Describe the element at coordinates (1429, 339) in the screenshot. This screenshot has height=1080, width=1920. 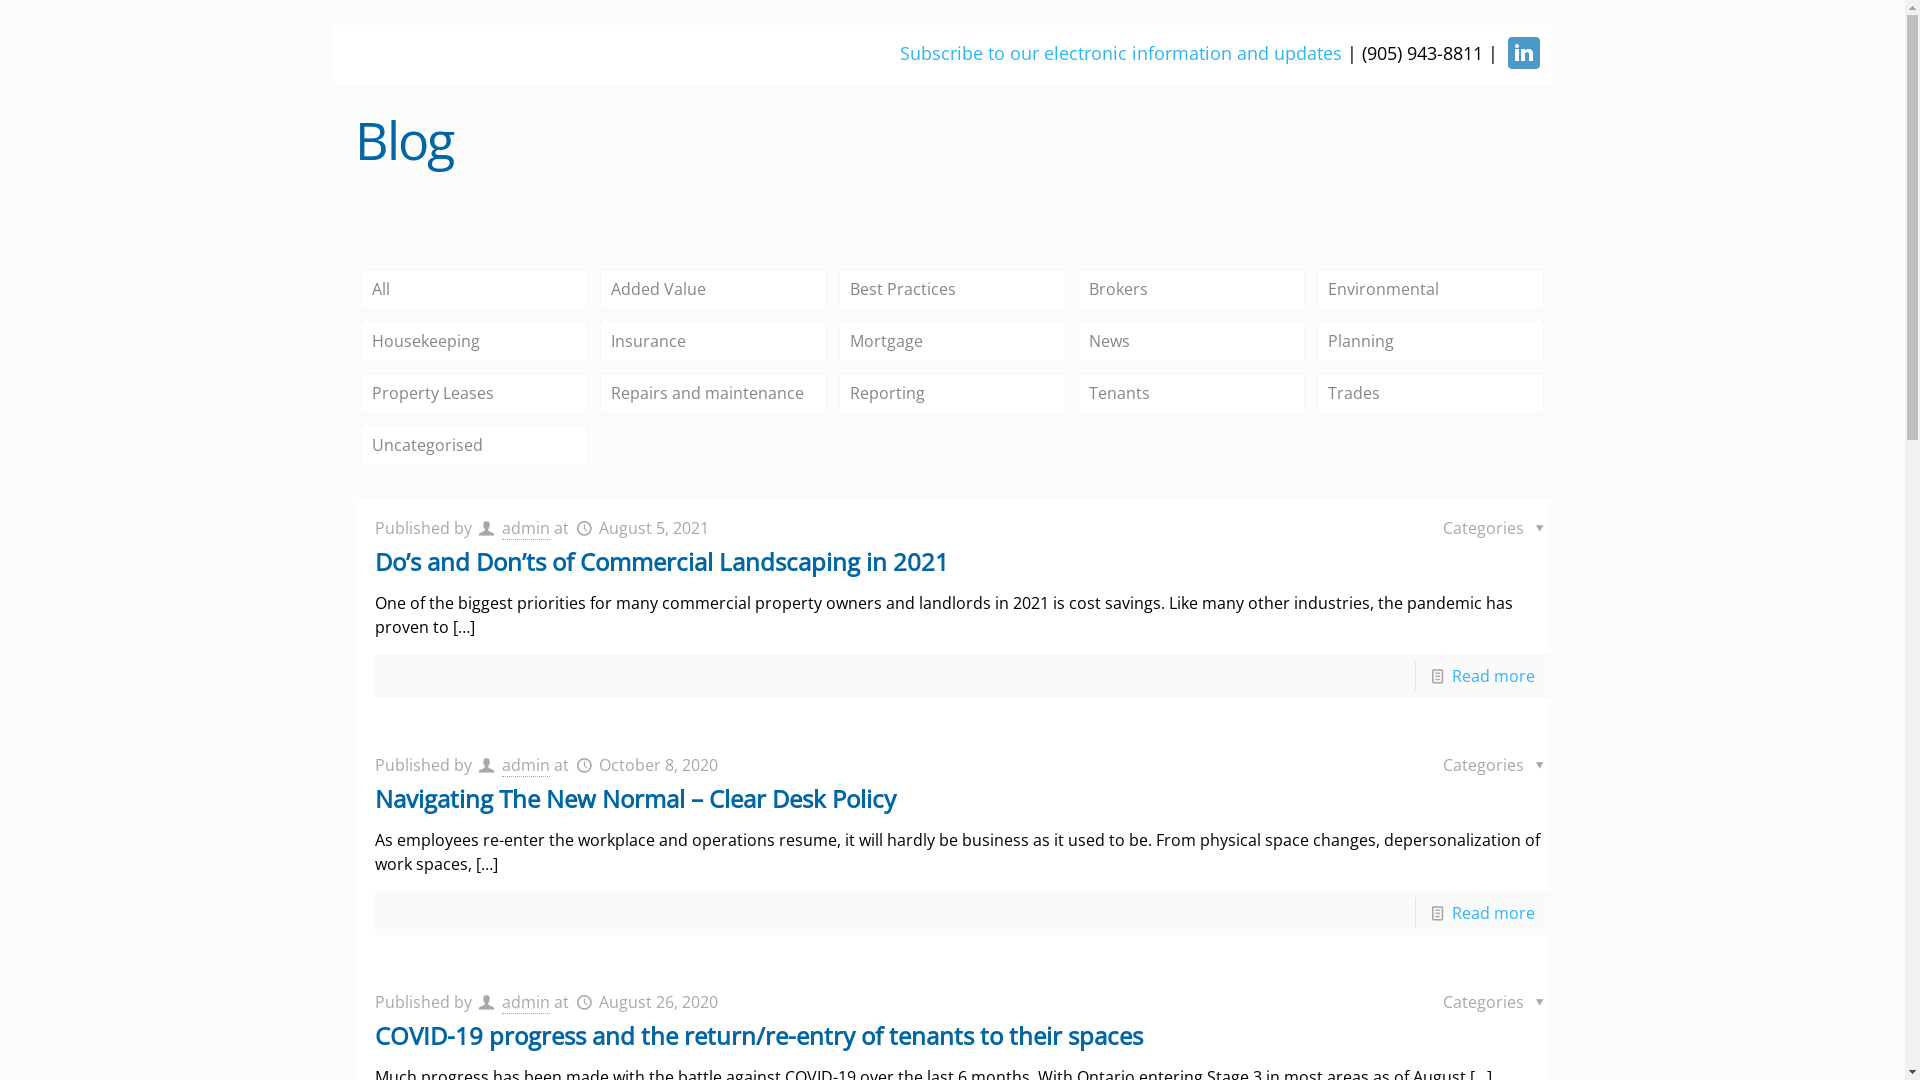
I see `'Planning'` at that location.